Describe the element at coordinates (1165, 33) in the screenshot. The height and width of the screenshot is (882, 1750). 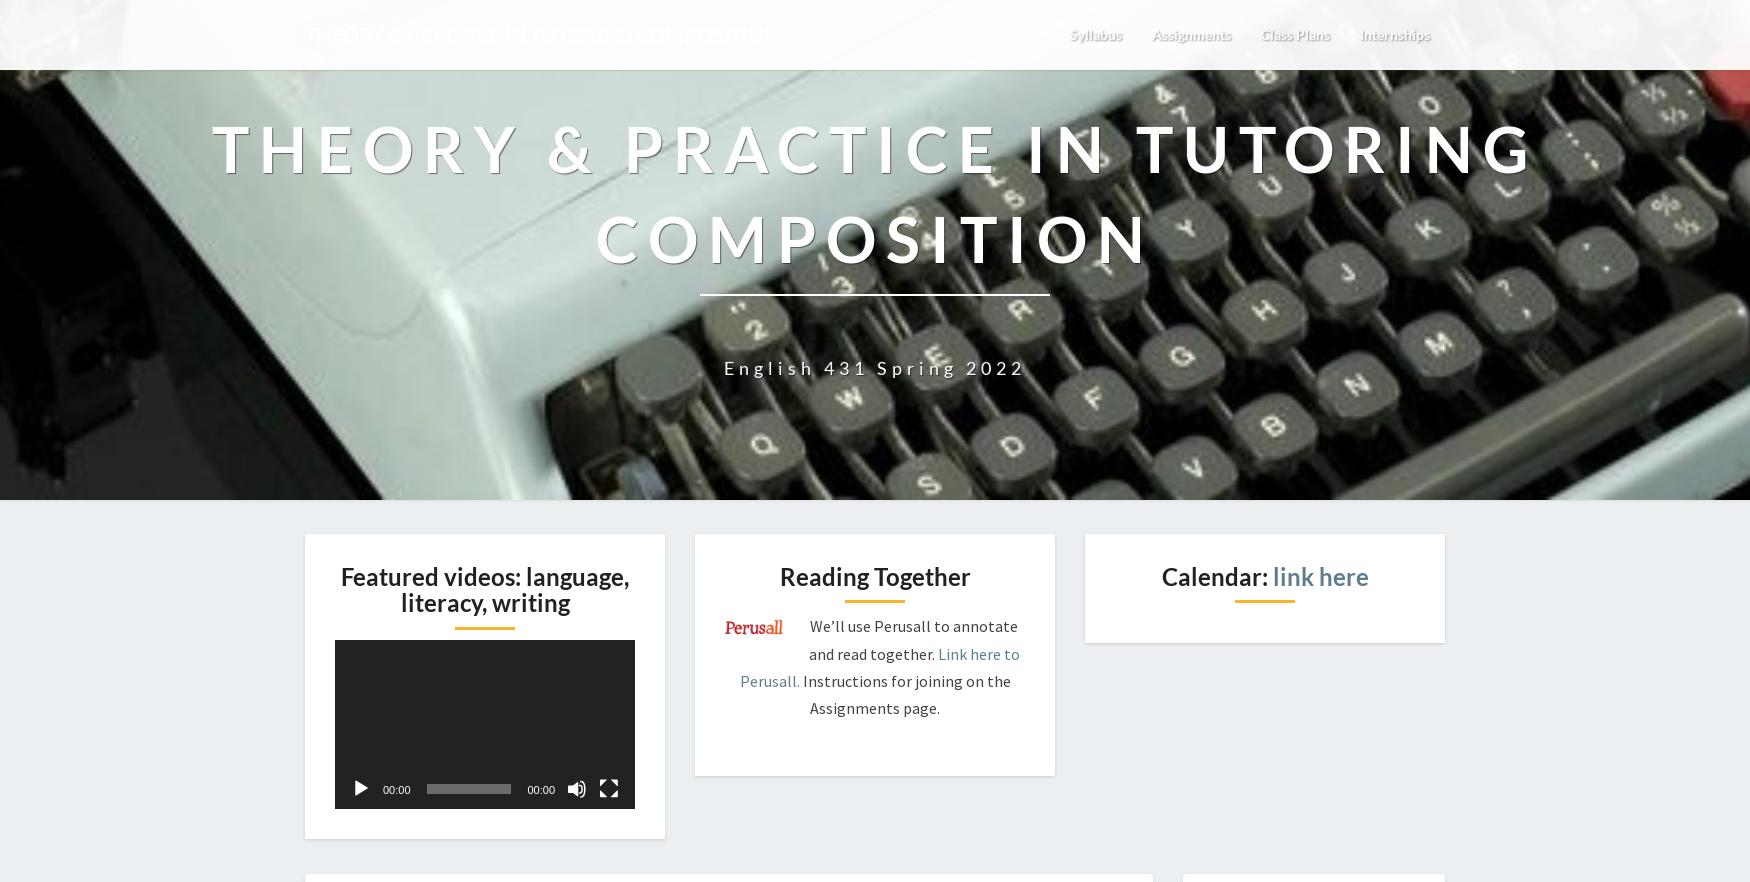
I see `'Assignments'` at that location.